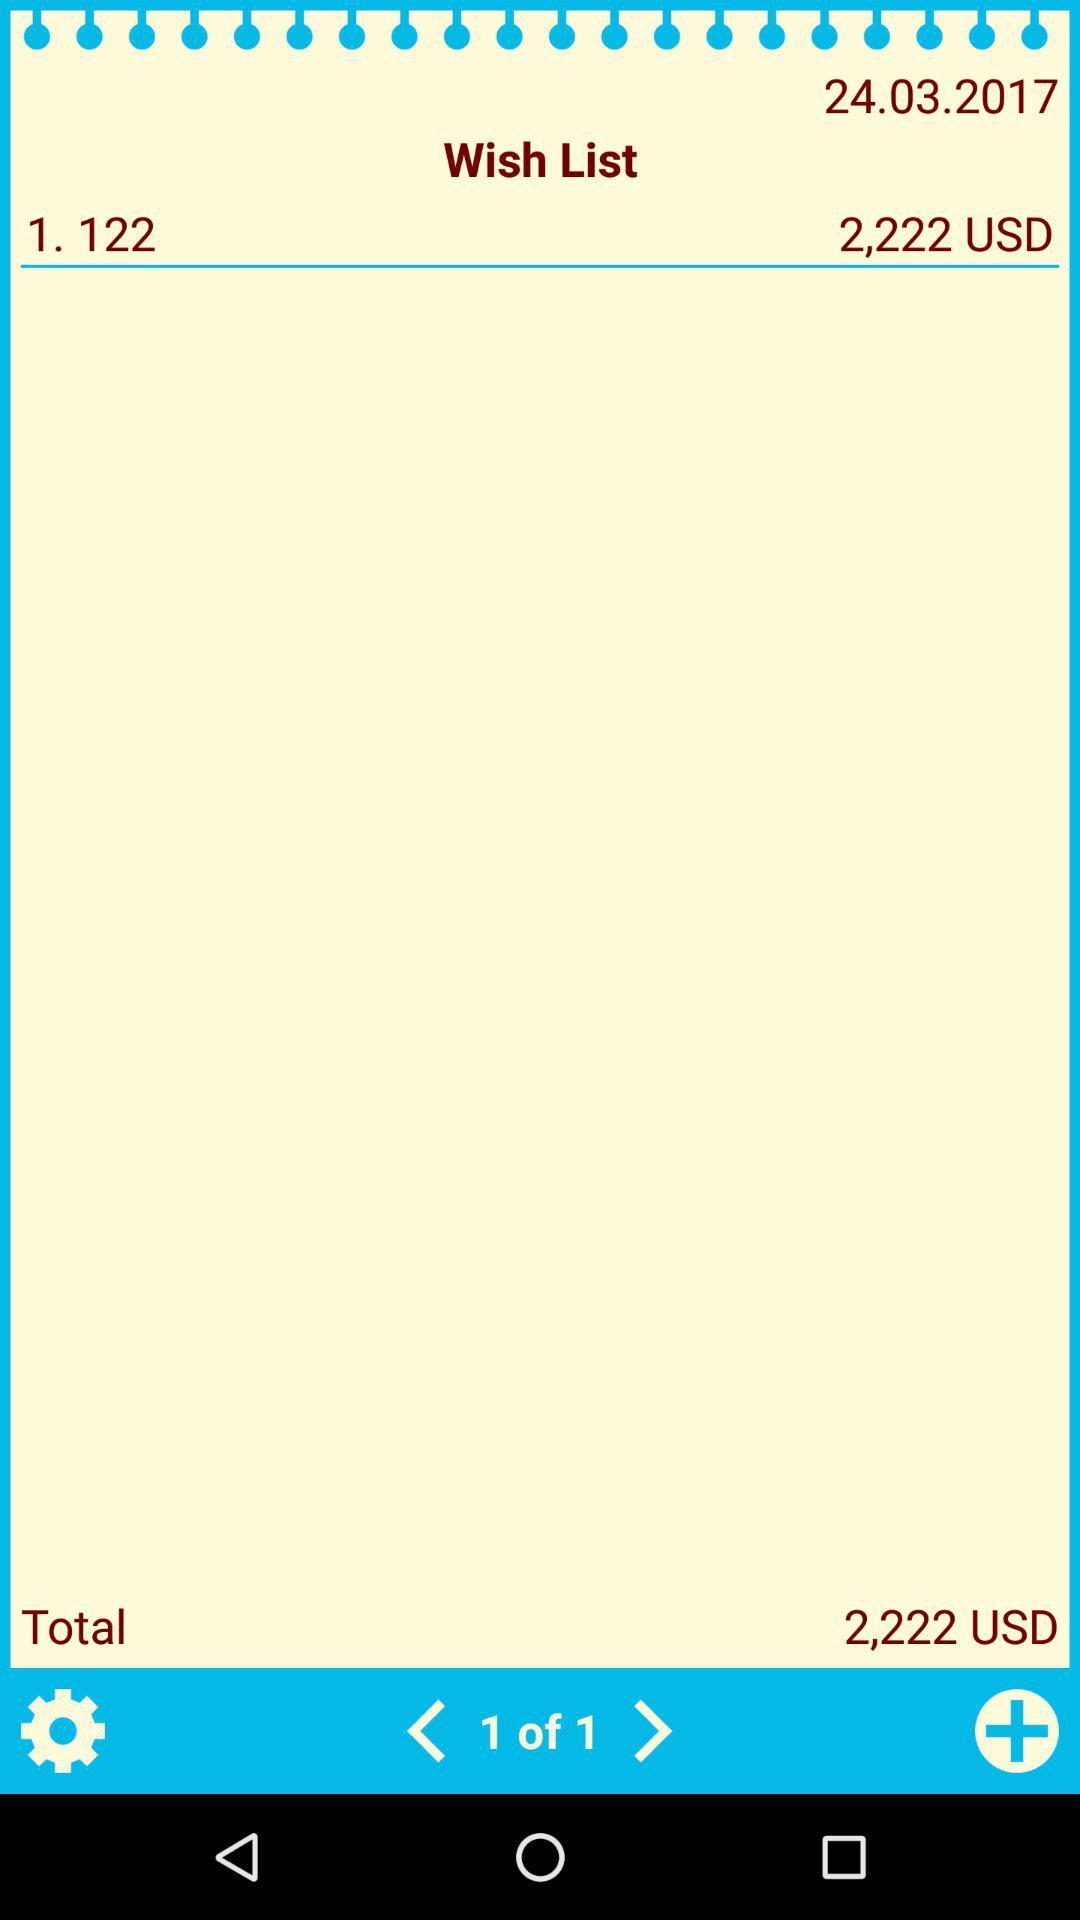 This screenshot has width=1080, height=1920. I want to click on the arrow_backward icon, so click(424, 1851).